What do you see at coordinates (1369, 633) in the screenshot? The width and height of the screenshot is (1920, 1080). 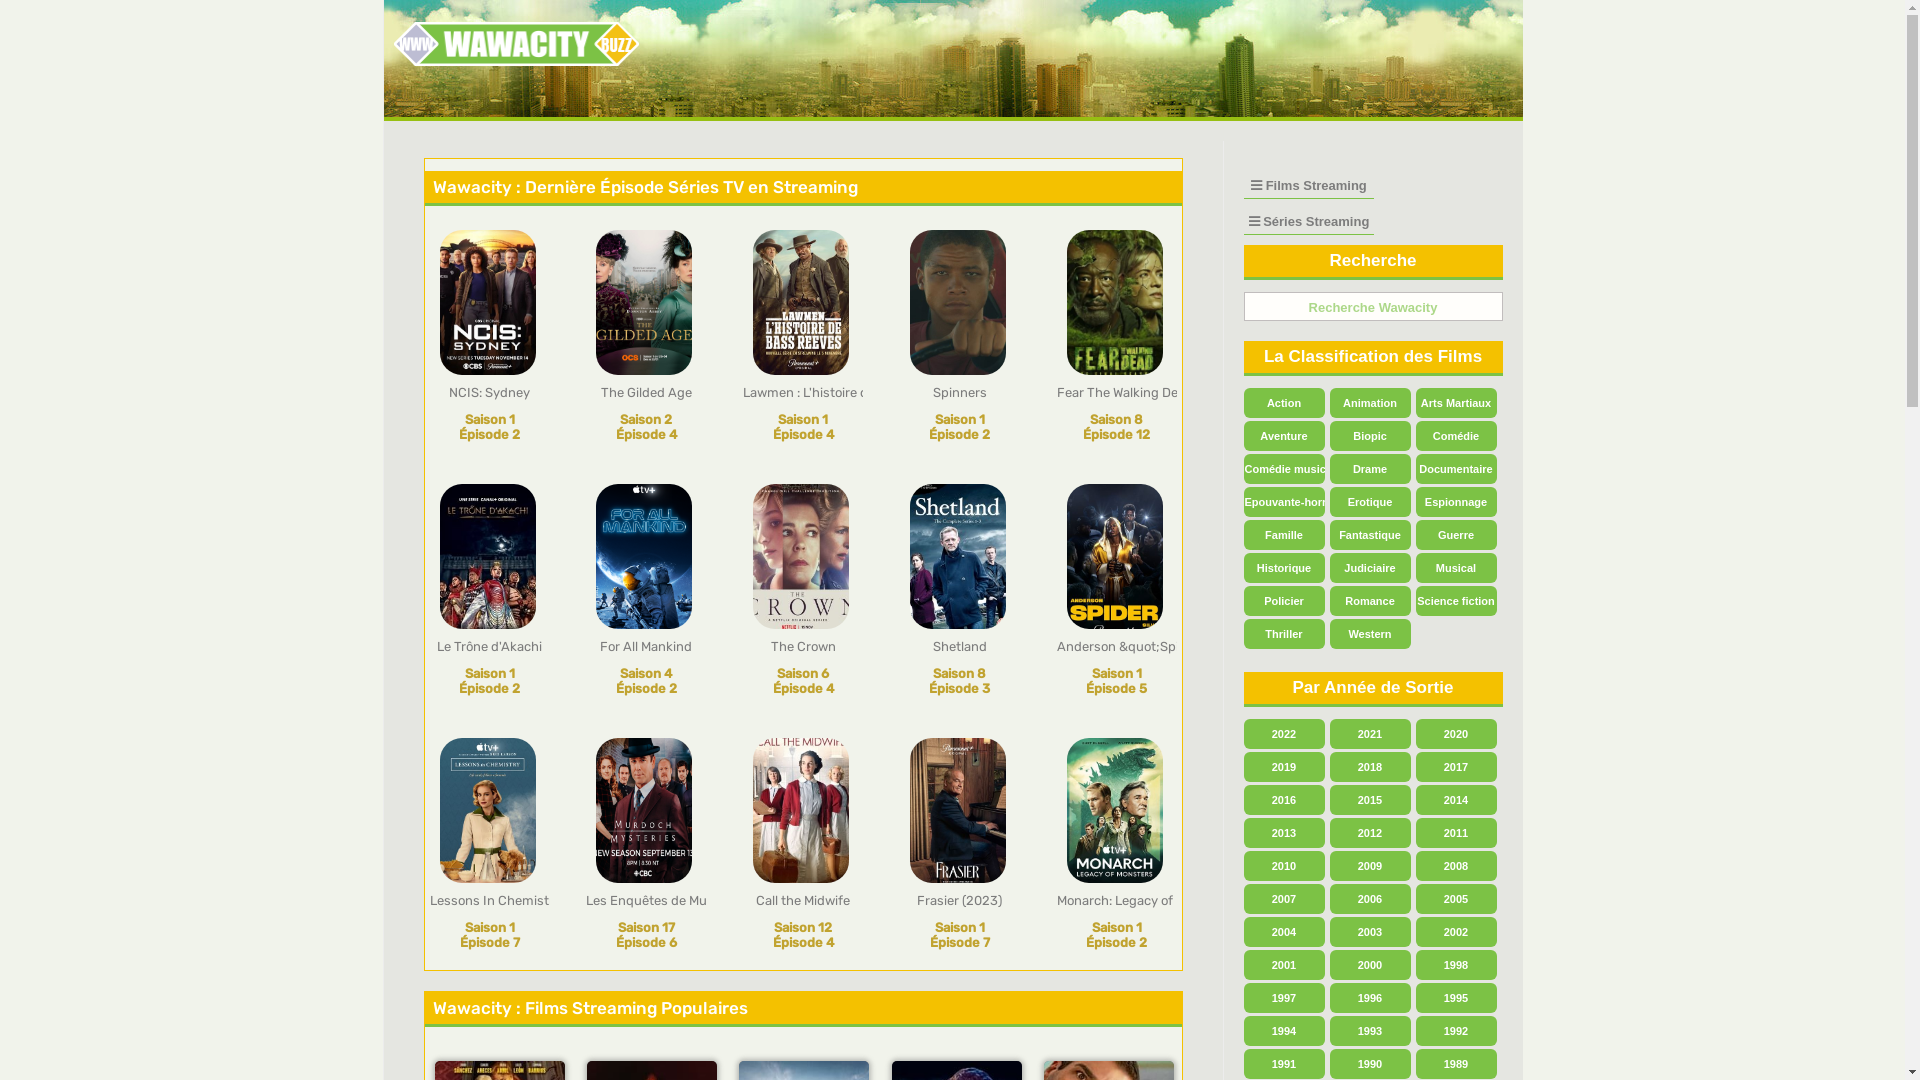 I see `'Western'` at bounding box center [1369, 633].